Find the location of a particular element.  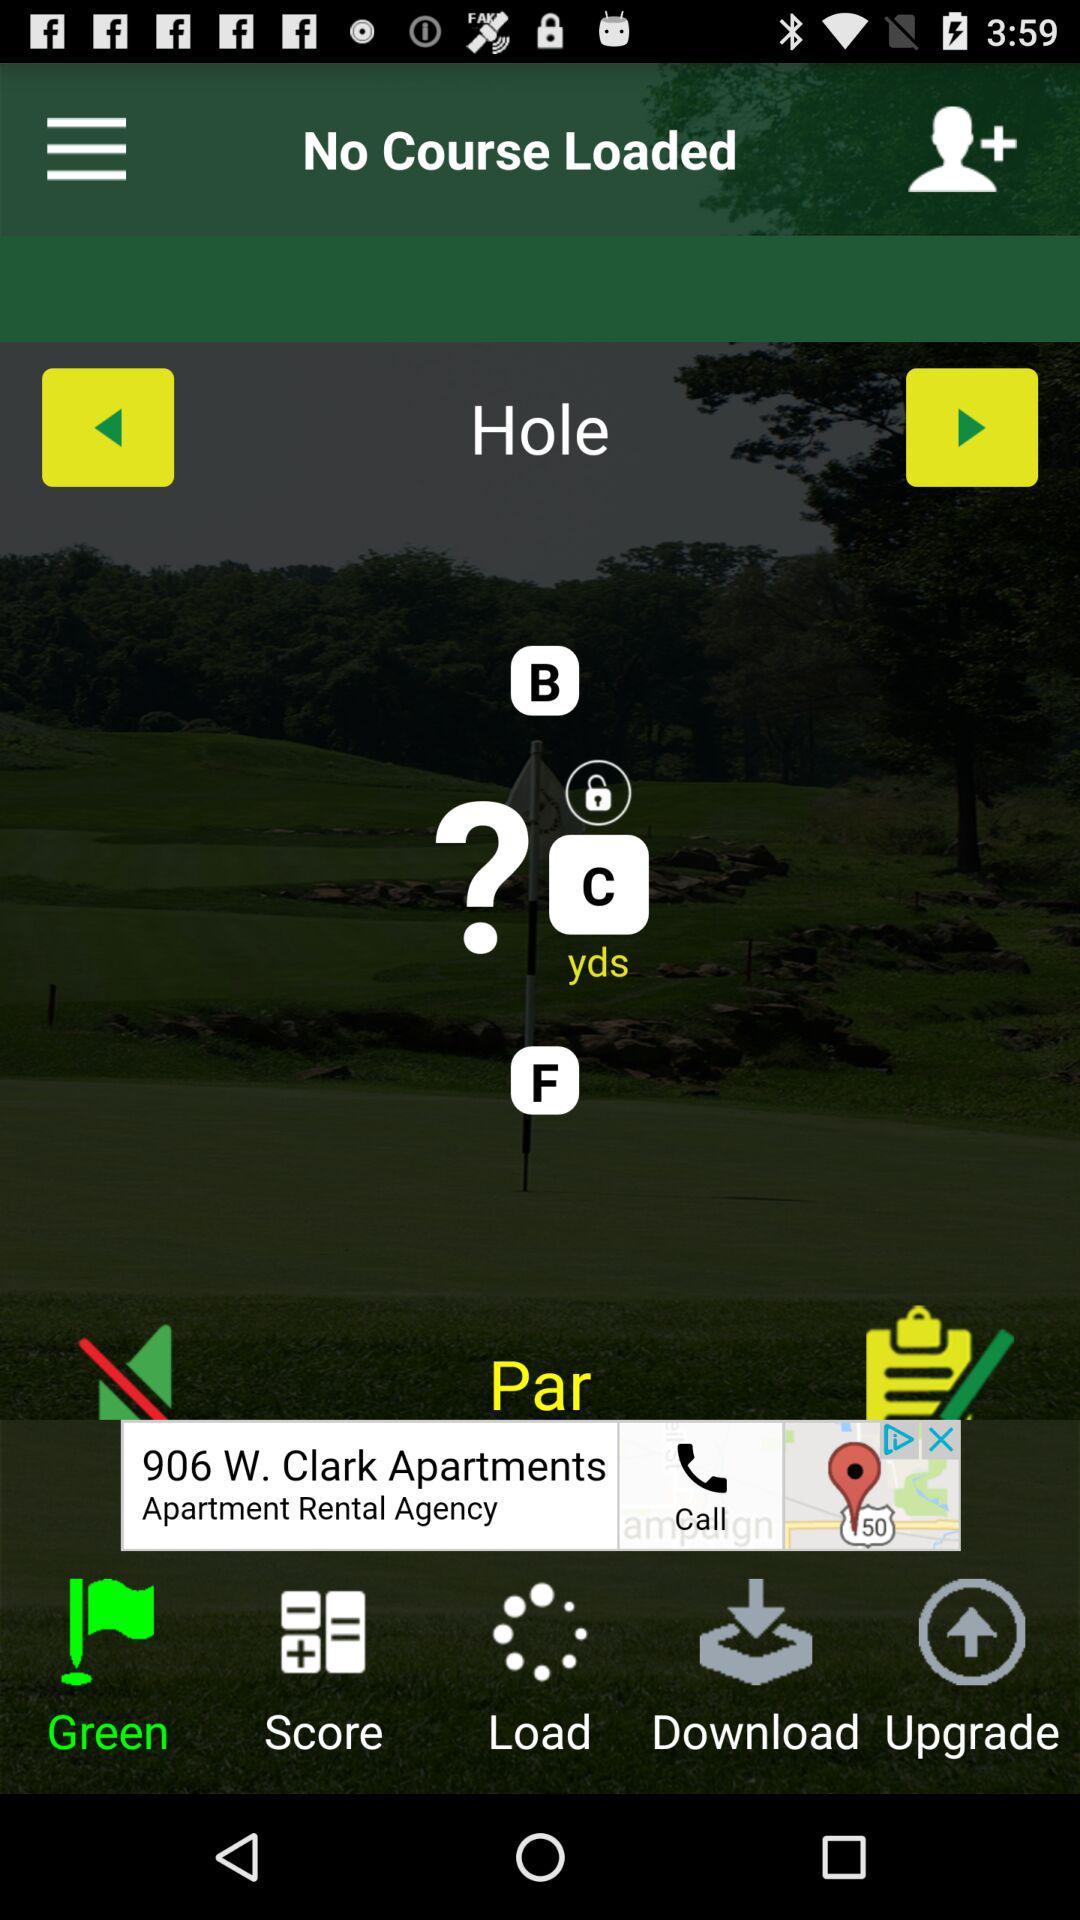

the thumbs_up icon is located at coordinates (940, 1441).